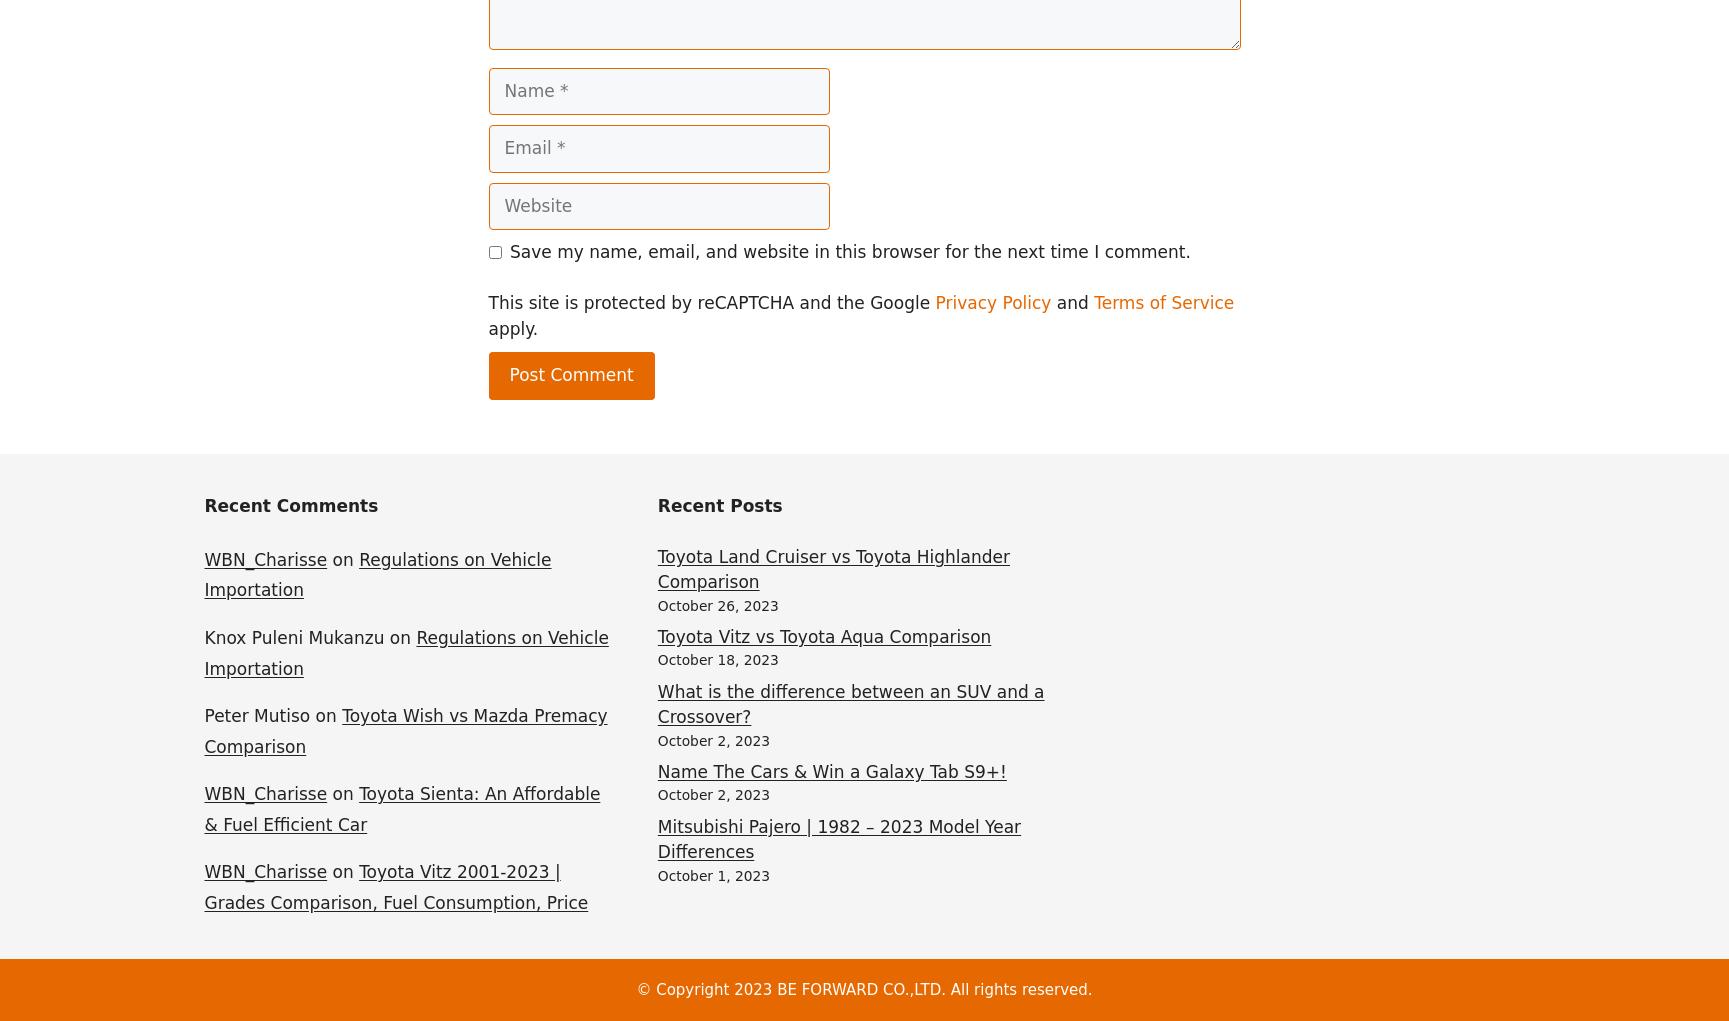  What do you see at coordinates (400, 808) in the screenshot?
I see `'Toyota Sienta: An Affordable & Fuel Efficient Car'` at bounding box center [400, 808].